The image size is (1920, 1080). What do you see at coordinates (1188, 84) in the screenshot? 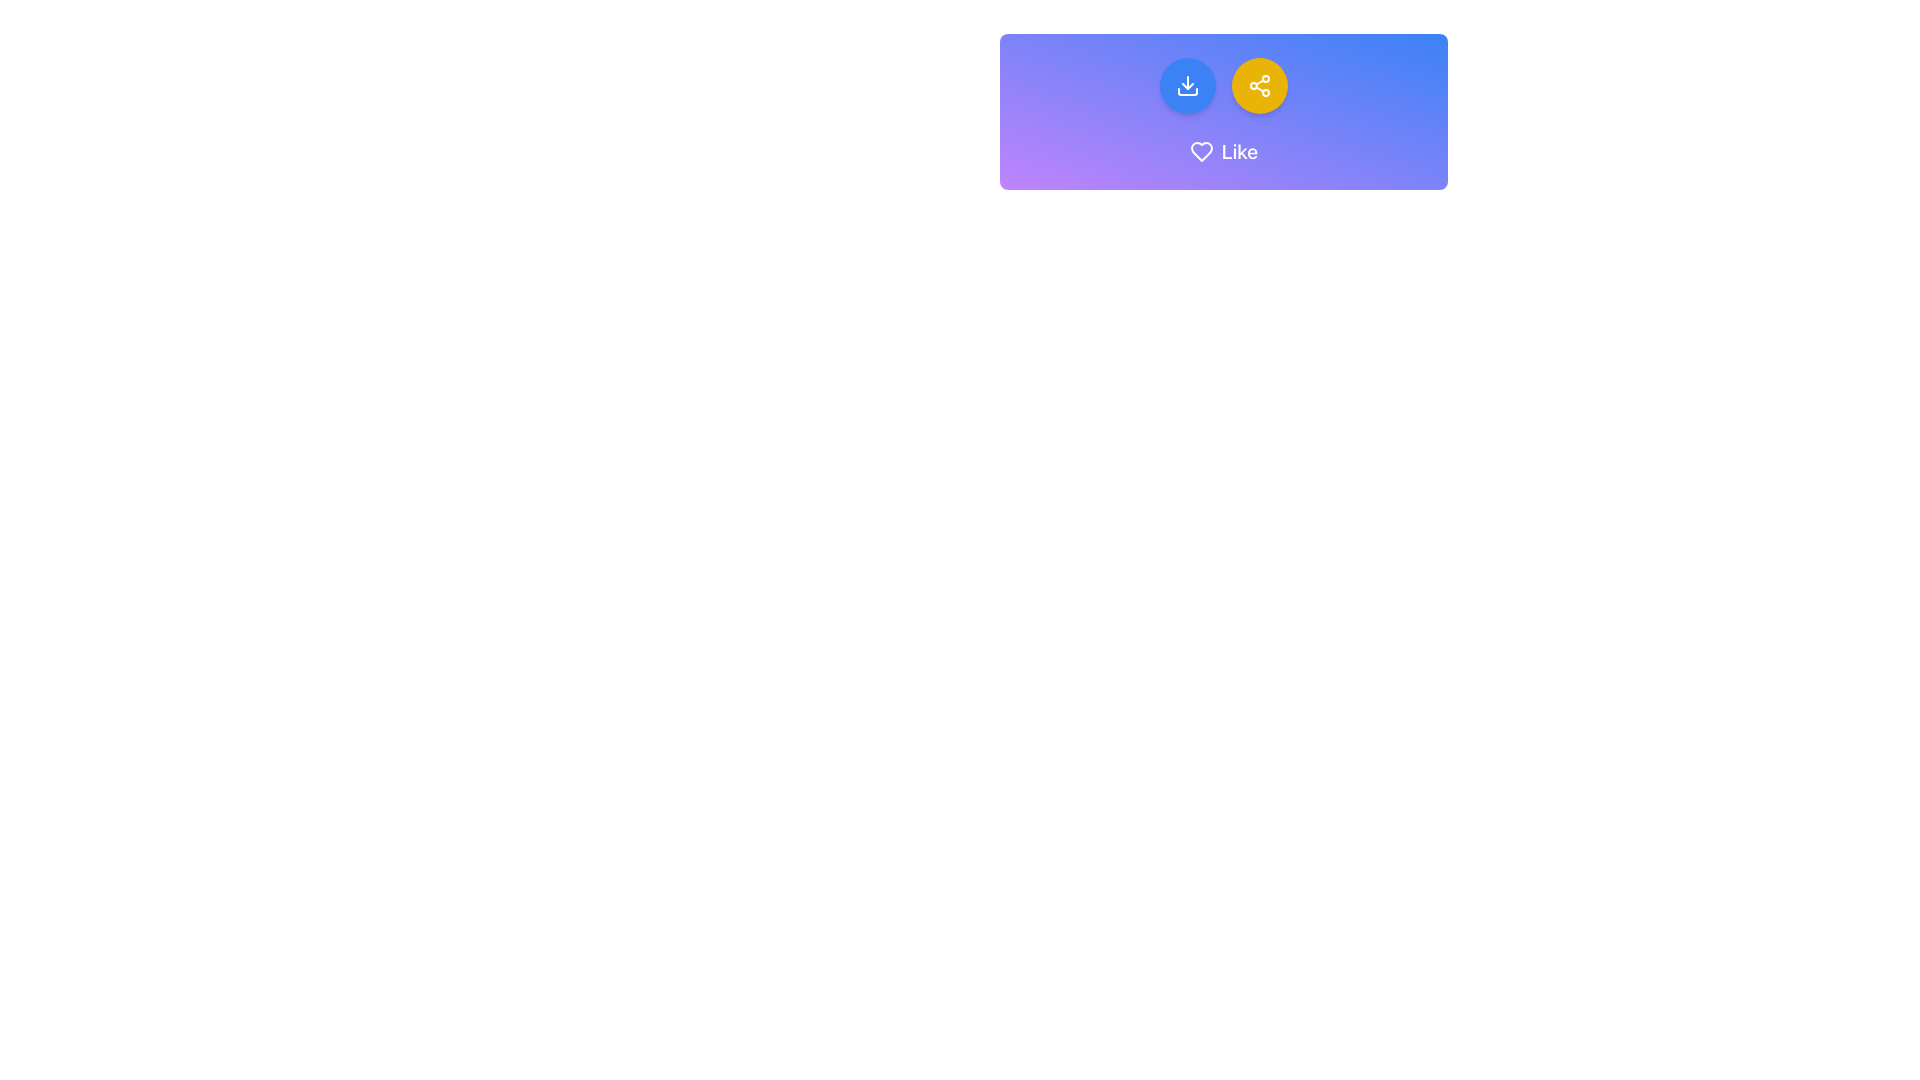
I see `the download icon button, which is a blue circular button with a downward arrow and a line below it, located at the top left of the interface` at bounding box center [1188, 84].